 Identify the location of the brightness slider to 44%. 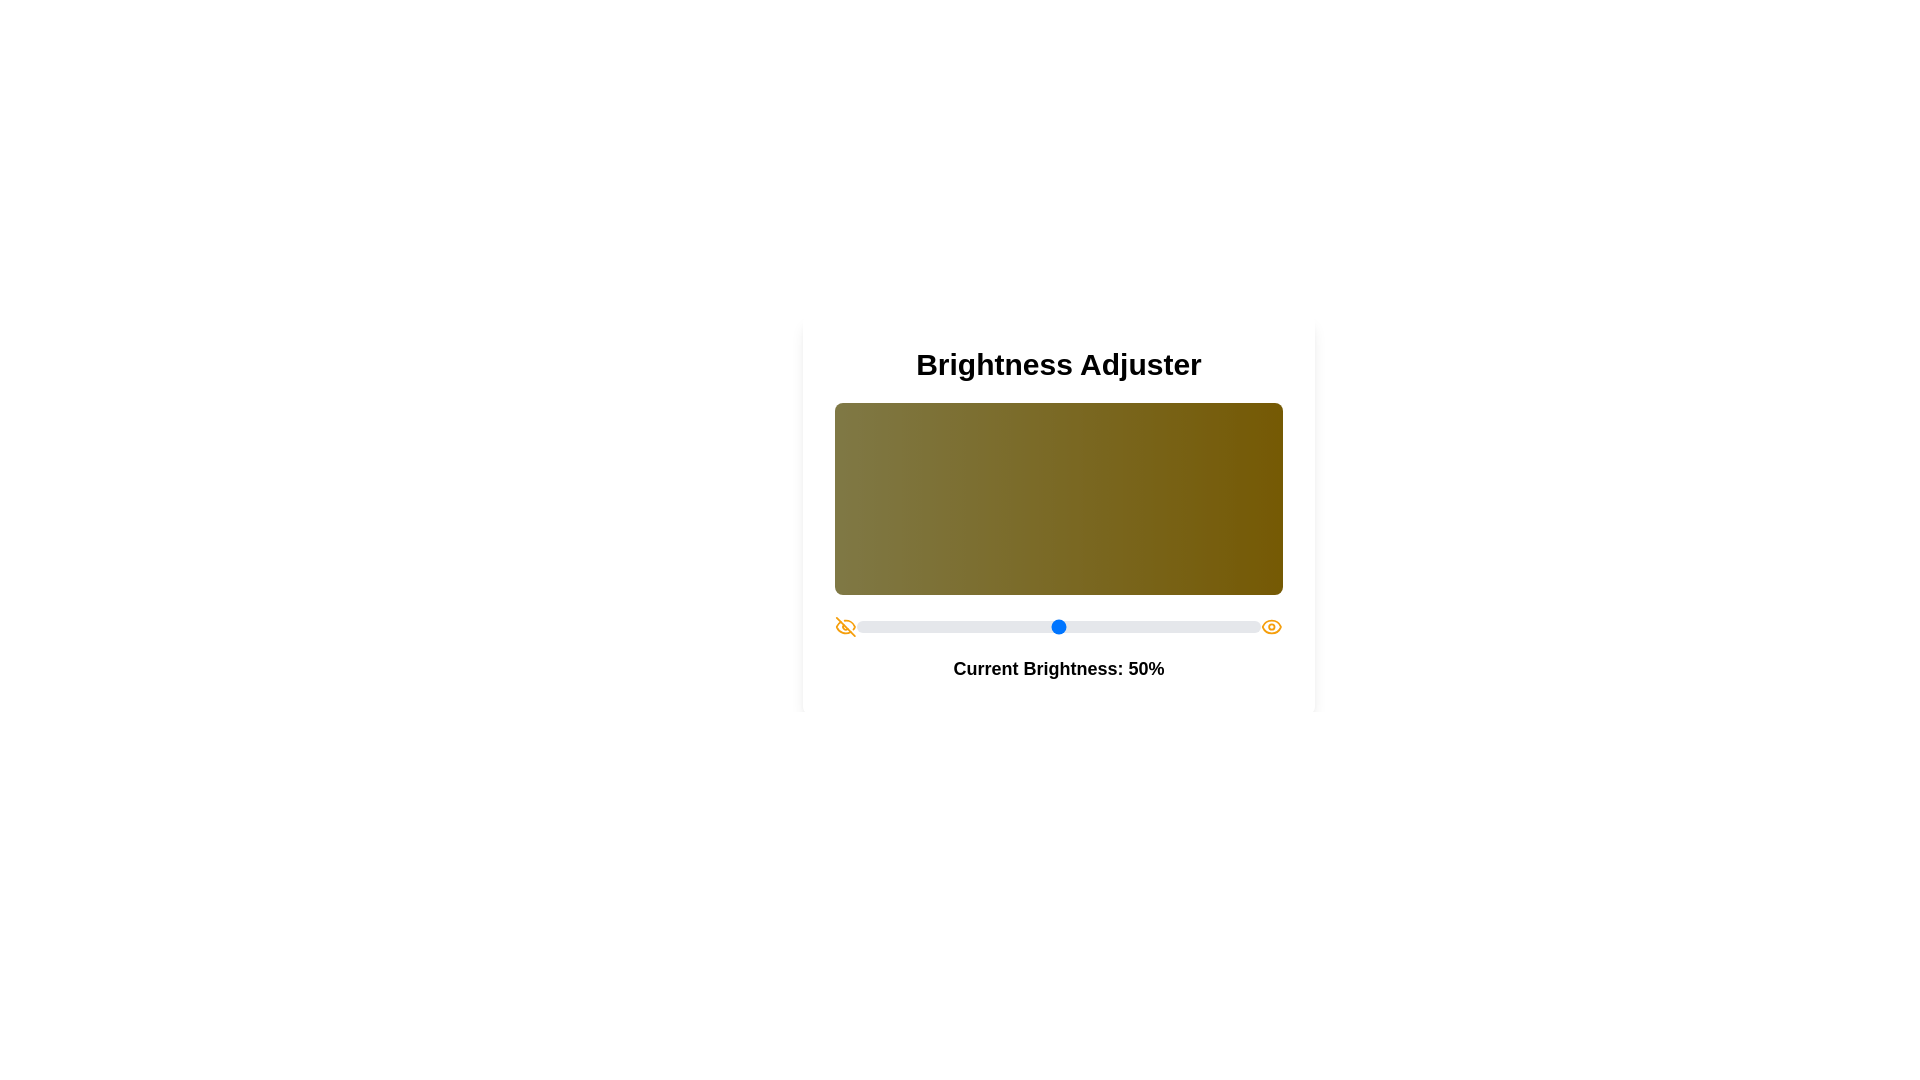
(1034, 626).